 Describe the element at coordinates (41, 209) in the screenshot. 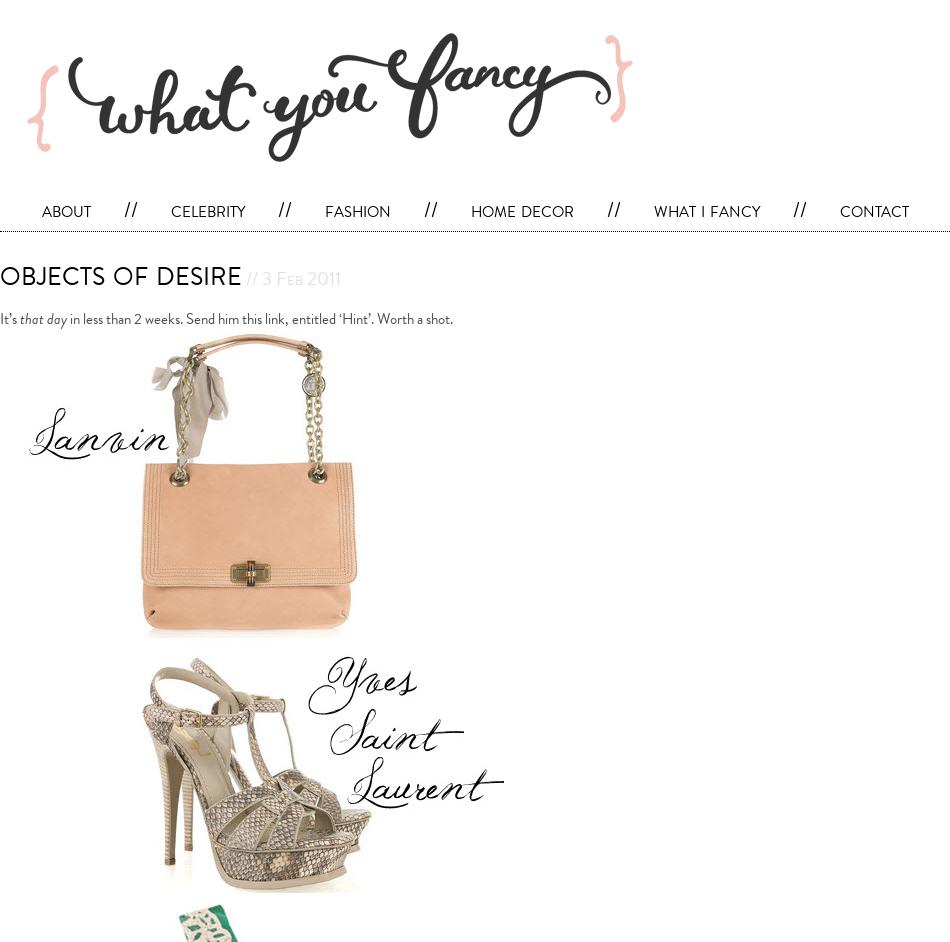

I see `'about'` at that location.